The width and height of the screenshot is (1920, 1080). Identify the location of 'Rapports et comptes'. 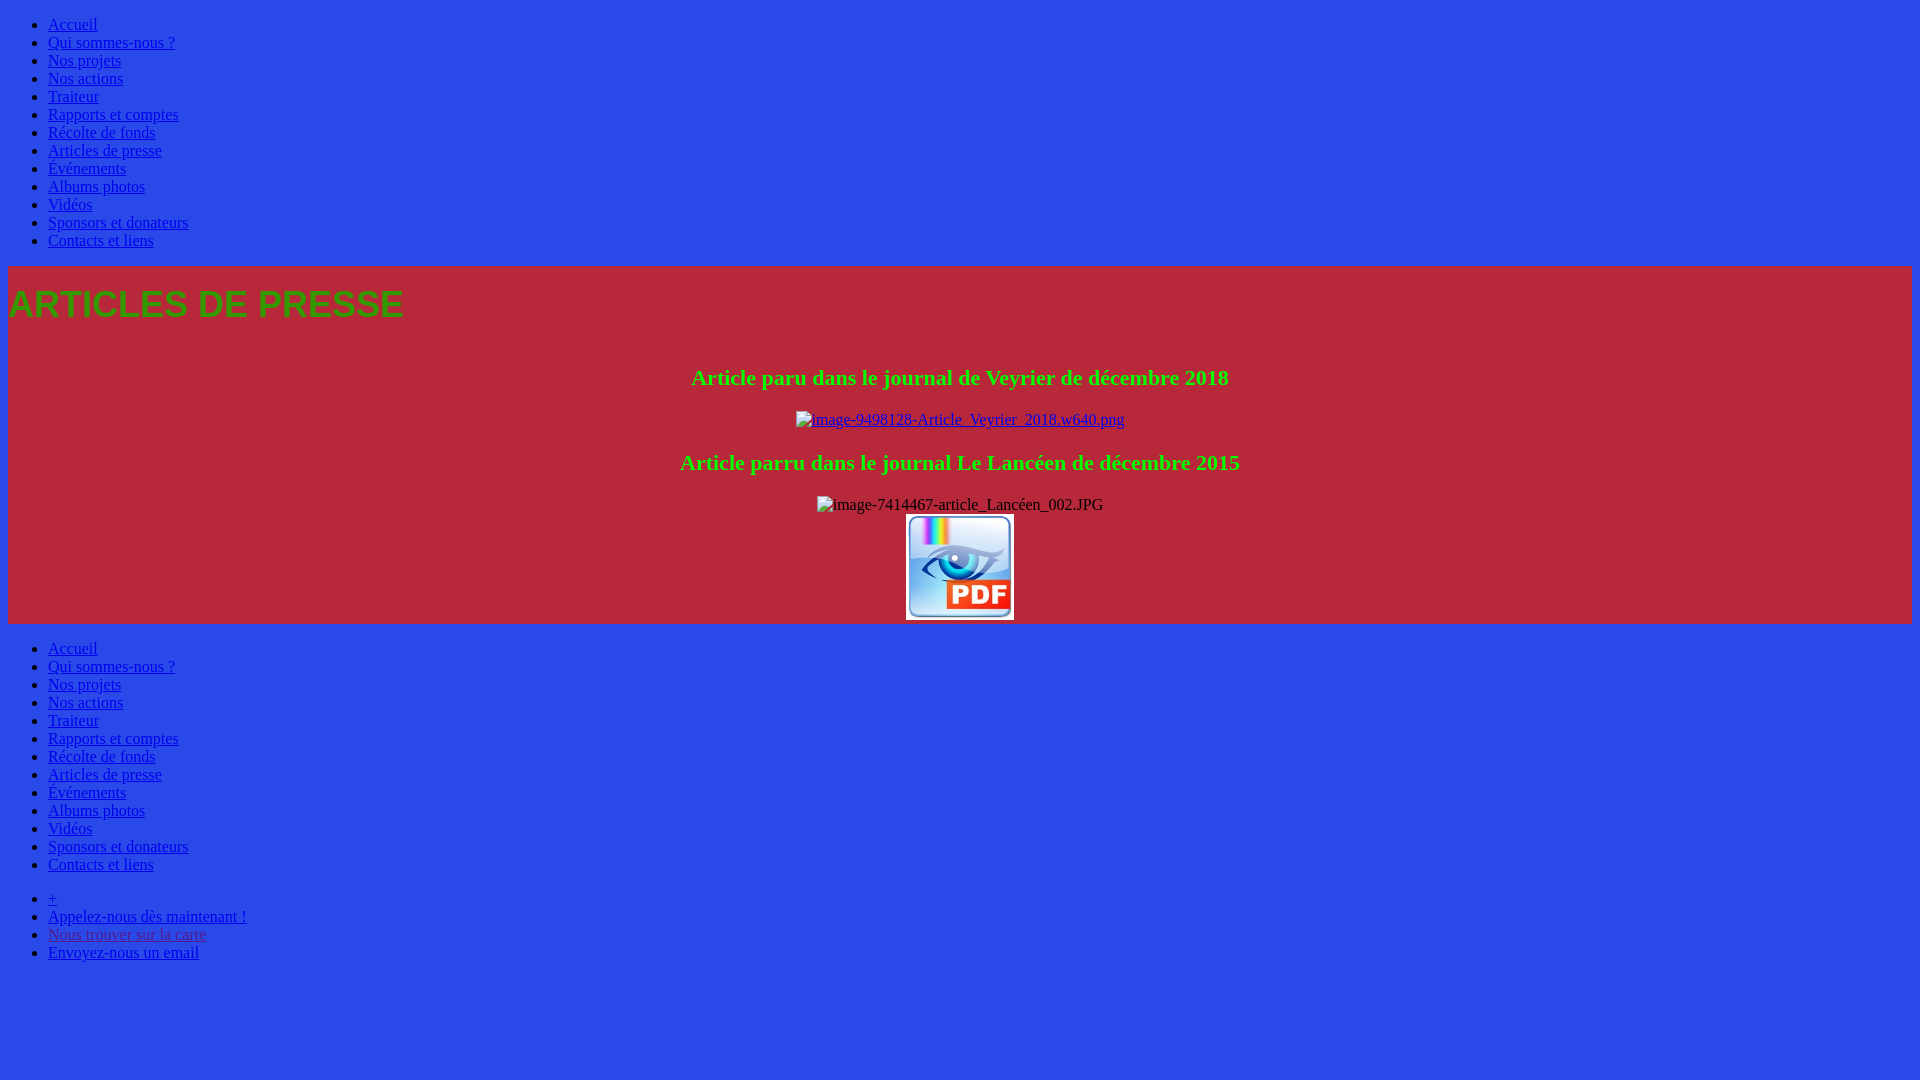
(112, 114).